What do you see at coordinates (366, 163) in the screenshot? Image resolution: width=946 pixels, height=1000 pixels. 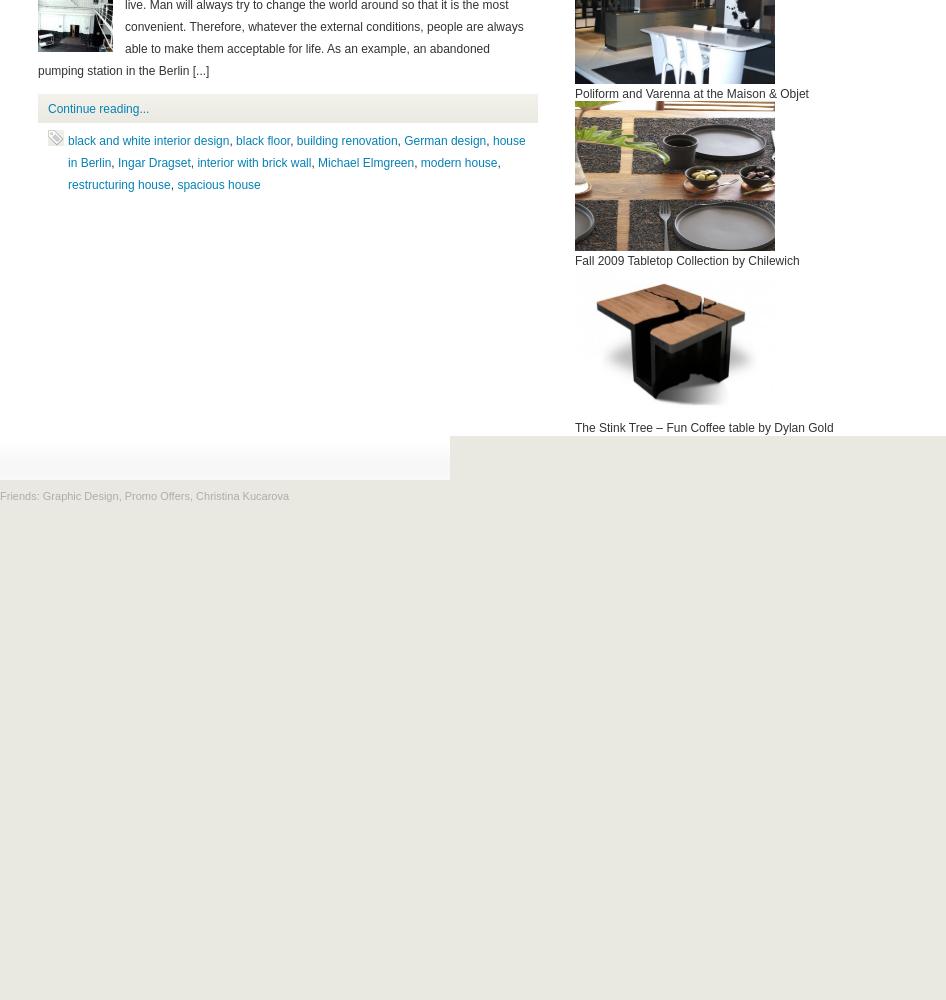 I see `'Michael Elmgreen'` at bounding box center [366, 163].